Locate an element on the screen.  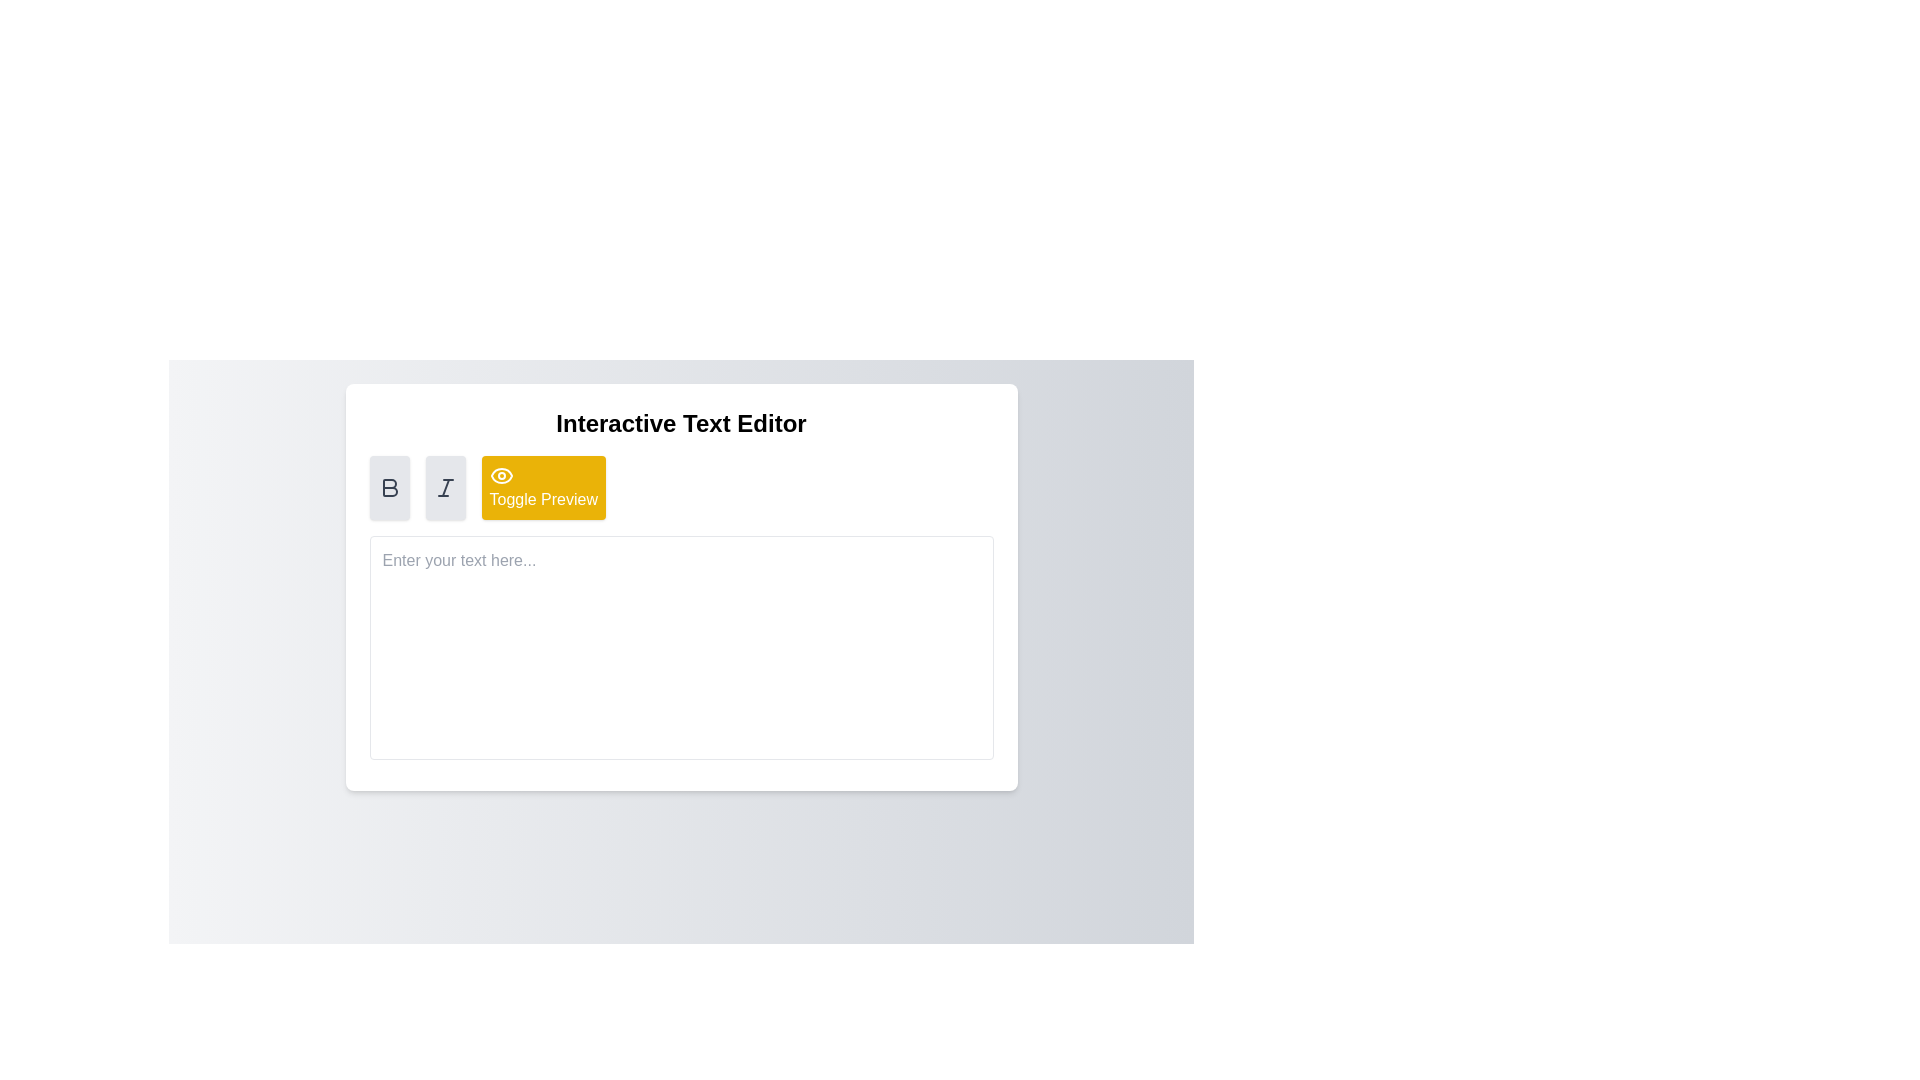
the bold formatting button, which is the first button in the horizontal sequence below the 'Interactive Text Editor' title, styled with a light gray background and featuring a bold letter 'B' icon is located at coordinates (389, 488).